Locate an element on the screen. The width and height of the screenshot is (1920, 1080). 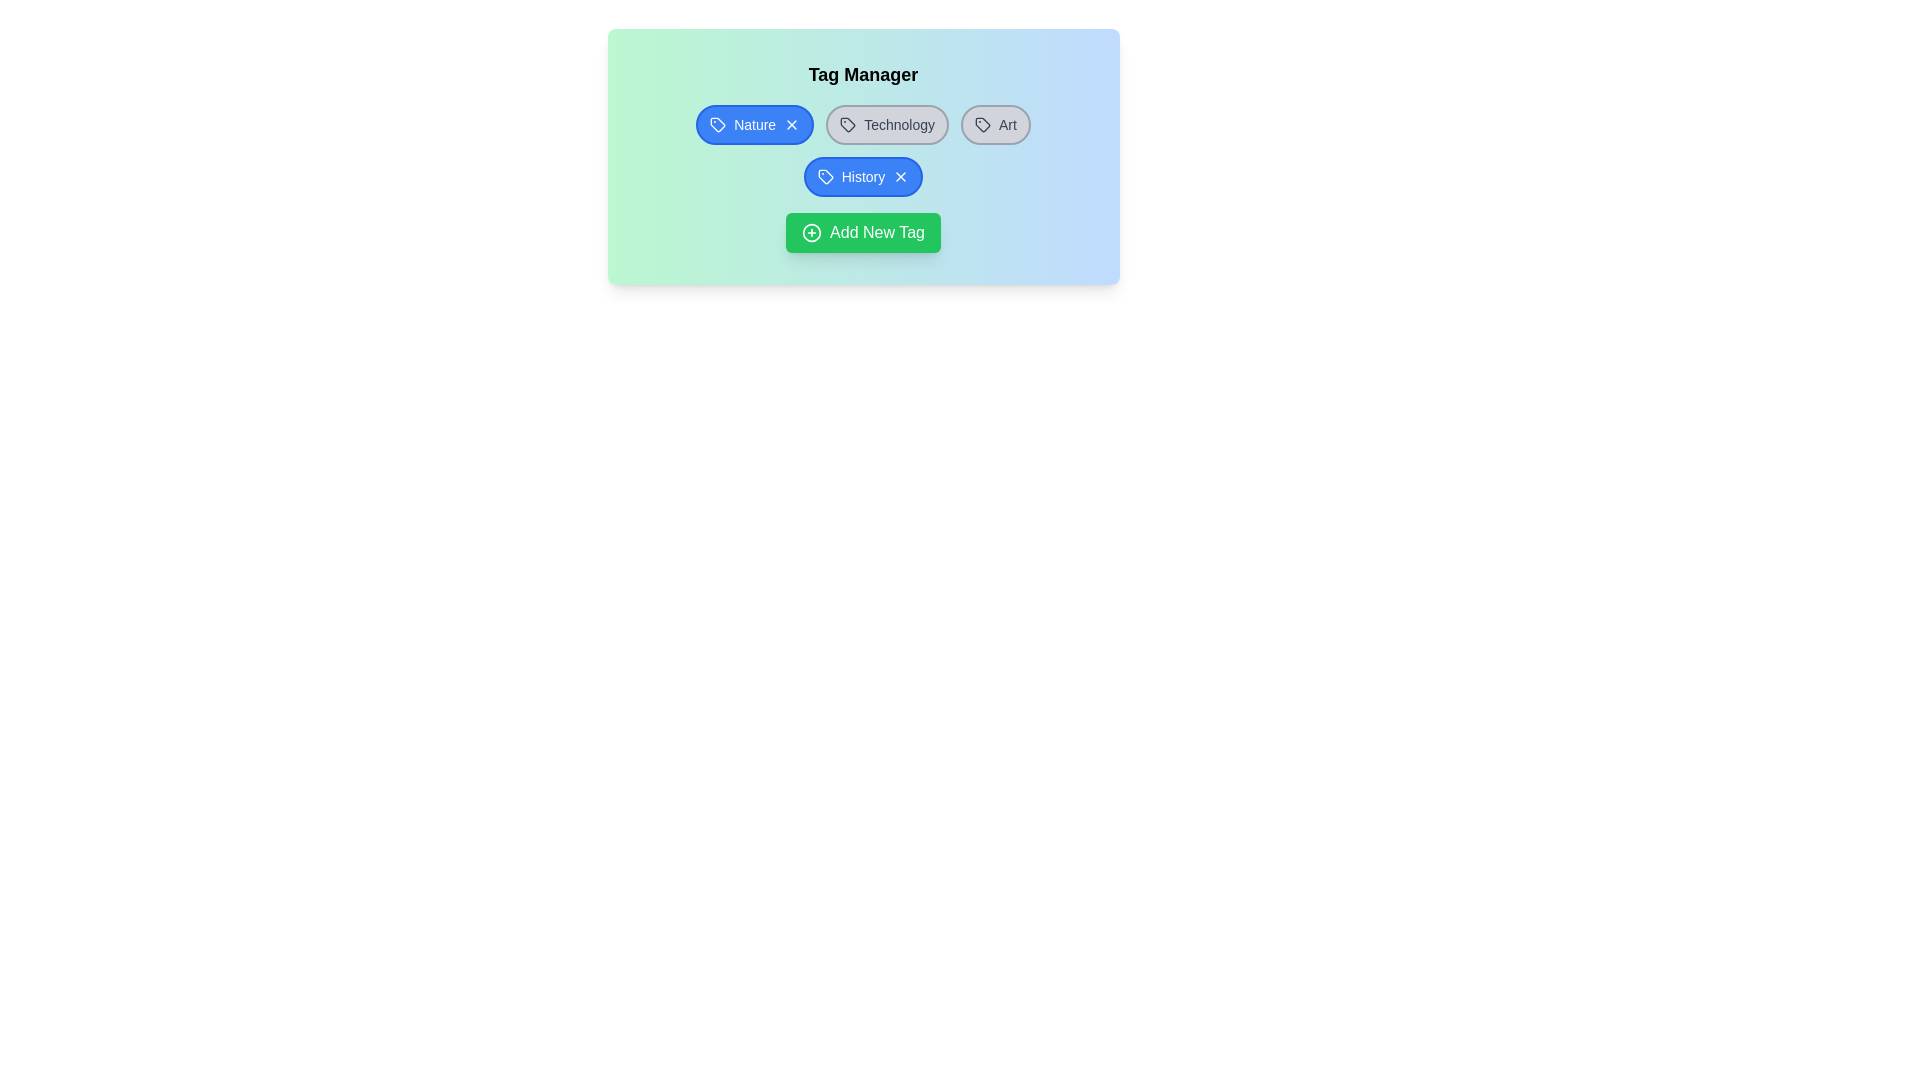
the tag labeled Nature to toggle its selection is located at coordinates (754, 124).